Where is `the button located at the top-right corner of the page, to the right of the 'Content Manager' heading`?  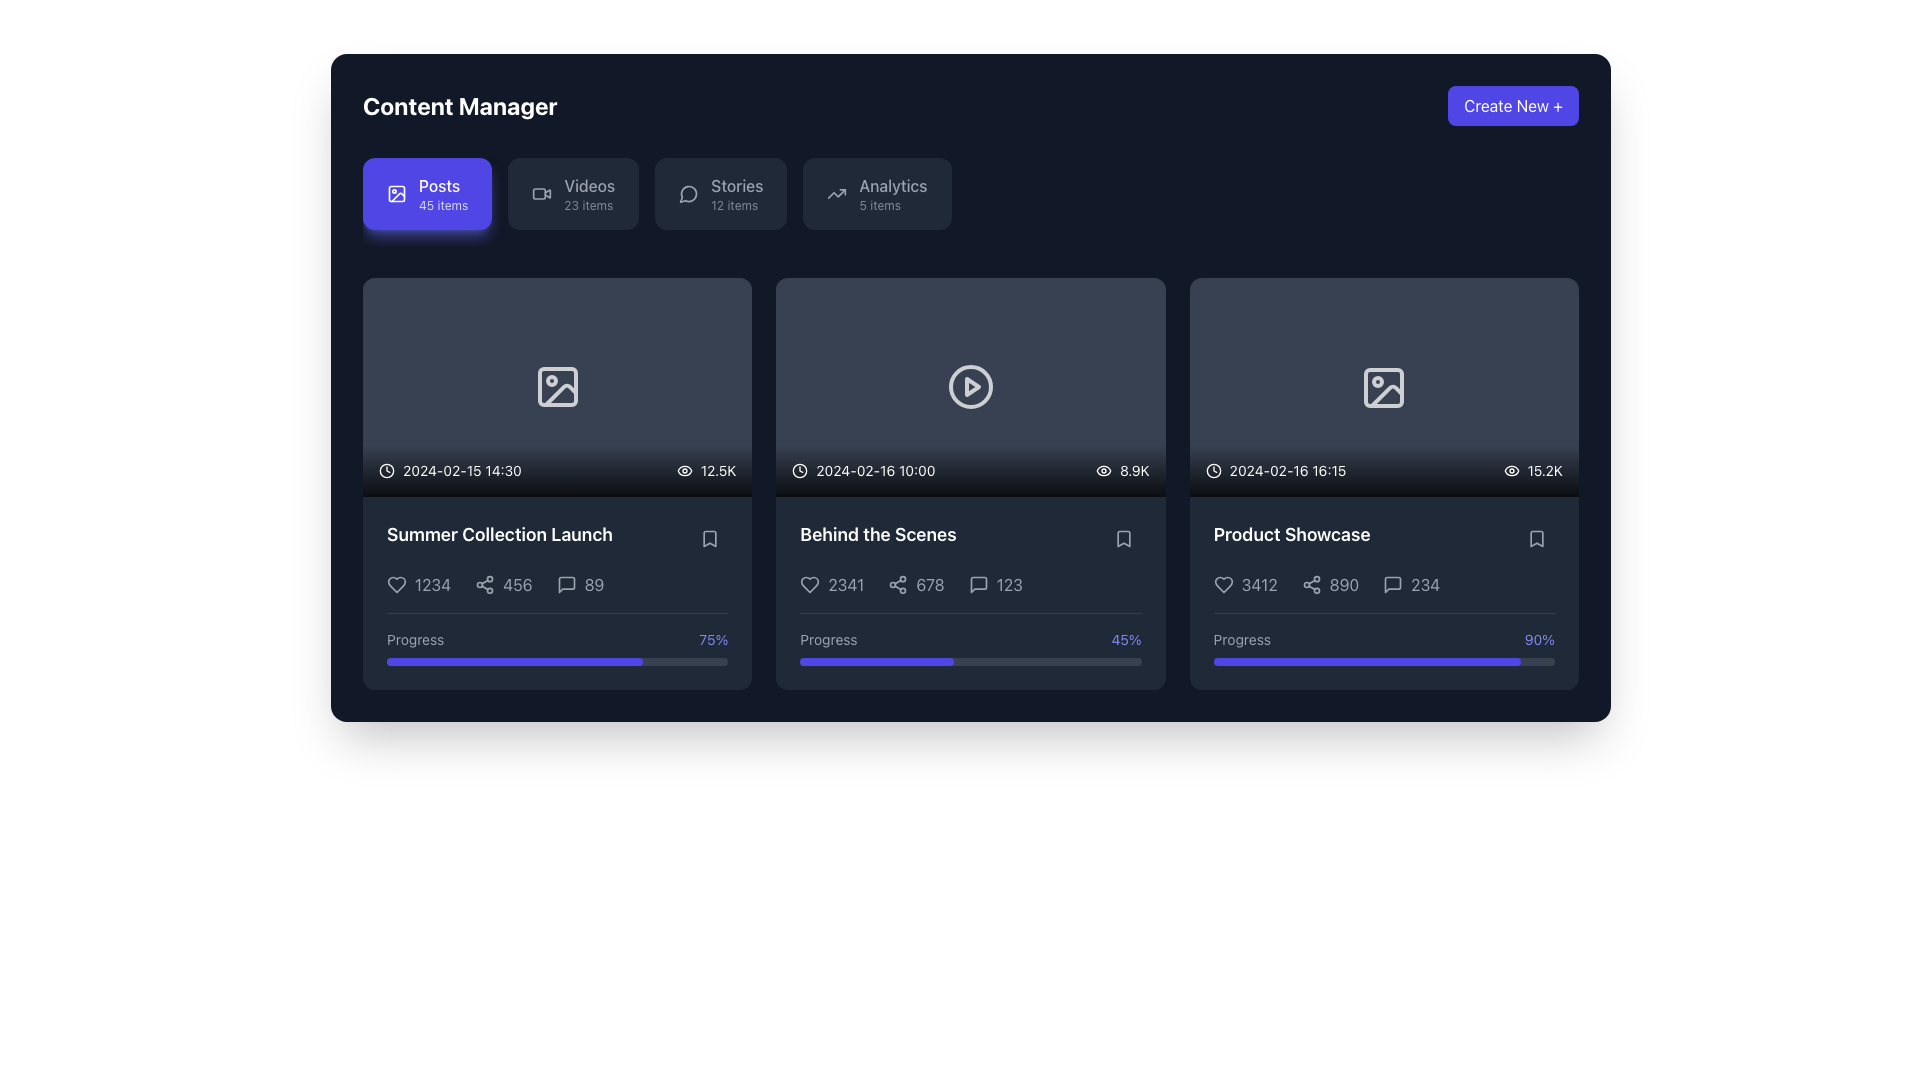 the button located at the top-right corner of the page, to the right of the 'Content Manager' heading is located at coordinates (1513, 105).